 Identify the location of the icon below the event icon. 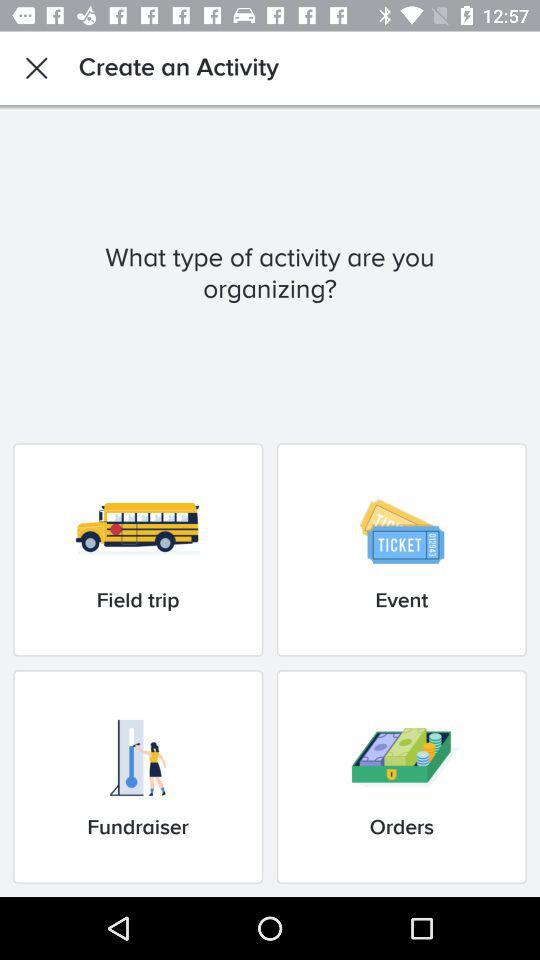
(401, 776).